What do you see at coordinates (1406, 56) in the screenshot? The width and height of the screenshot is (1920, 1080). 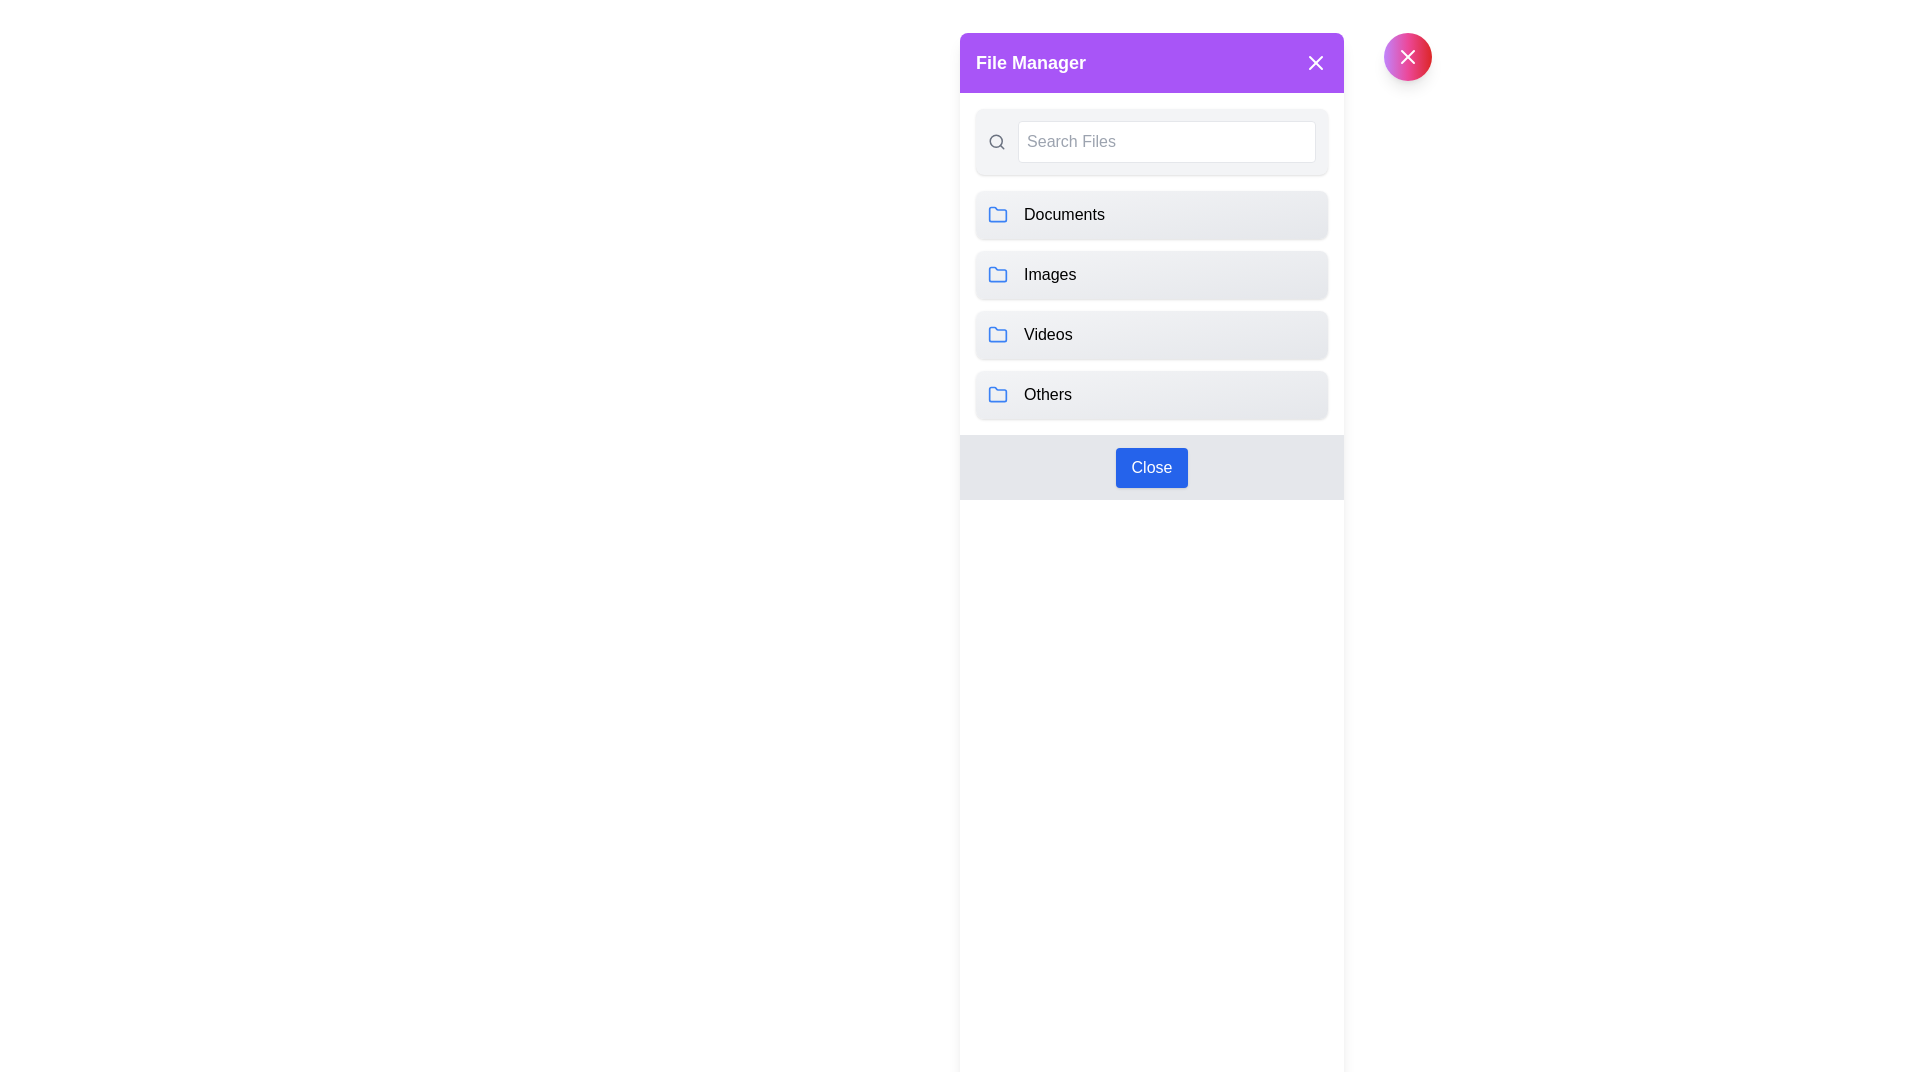 I see `the 'X' icon within the circular button located at the top-right corner of the interface, which is styled with a red background and a gradient edge, to trigger a visual feedback effect` at bounding box center [1406, 56].